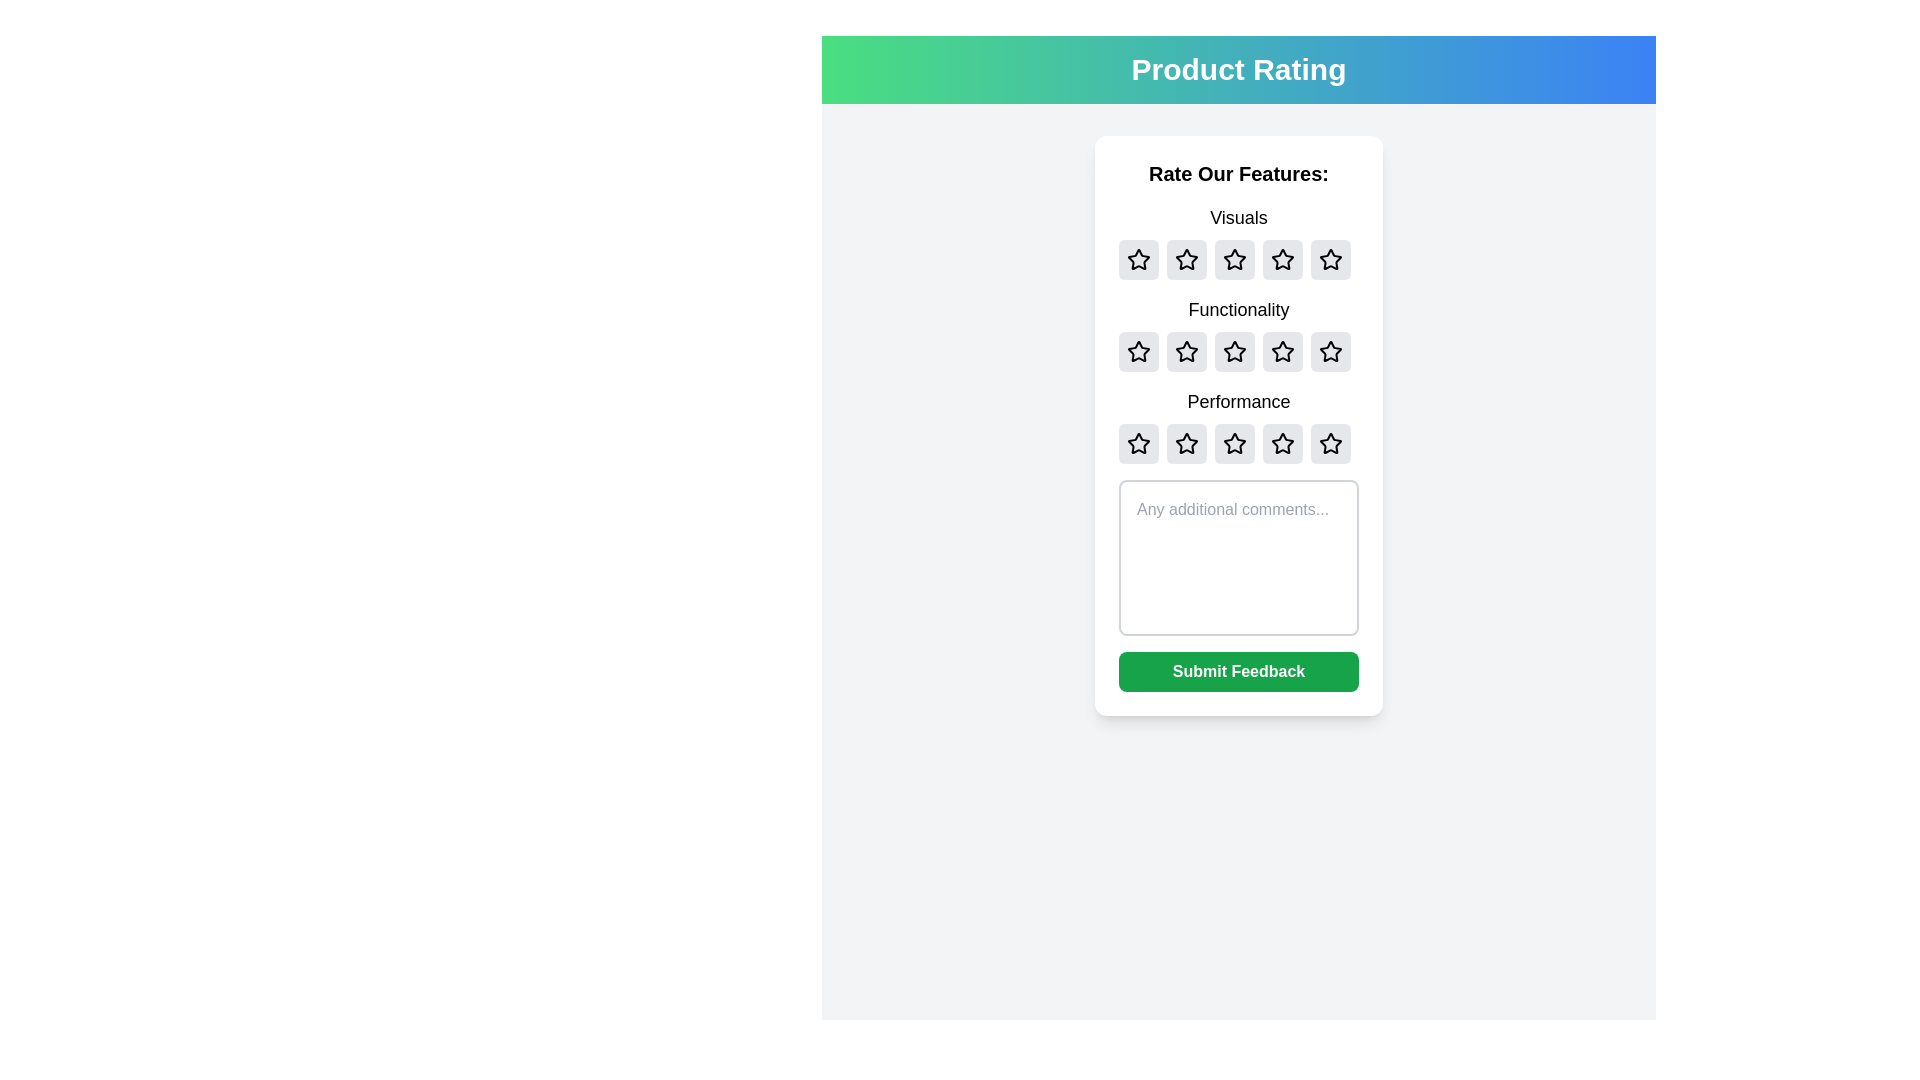  Describe the element at coordinates (1186, 442) in the screenshot. I see `the second star in the third row of the 'Performance' rating group to trigger a visual response` at that location.